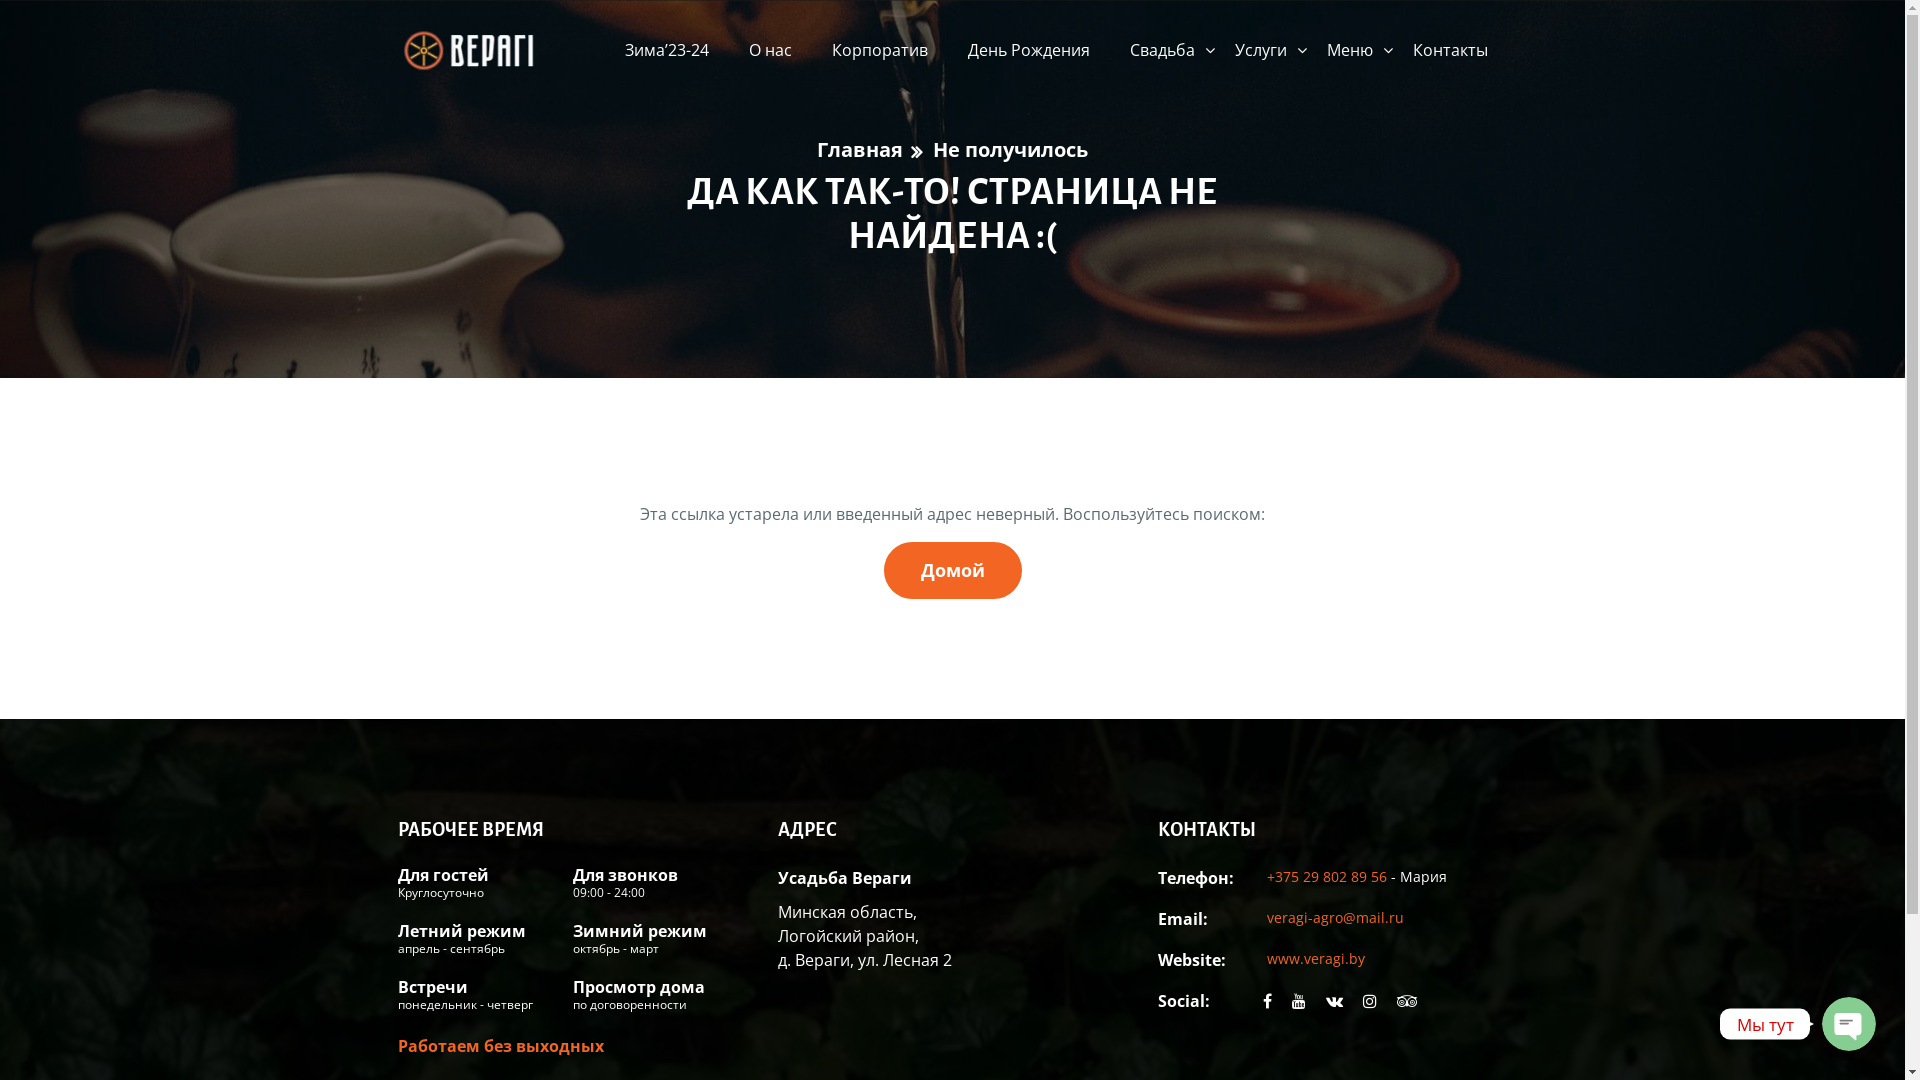 Image resolution: width=1920 pixels, height=1080 pixels. I want to click on '+375 29 802 89 56', so click(1328, 874).